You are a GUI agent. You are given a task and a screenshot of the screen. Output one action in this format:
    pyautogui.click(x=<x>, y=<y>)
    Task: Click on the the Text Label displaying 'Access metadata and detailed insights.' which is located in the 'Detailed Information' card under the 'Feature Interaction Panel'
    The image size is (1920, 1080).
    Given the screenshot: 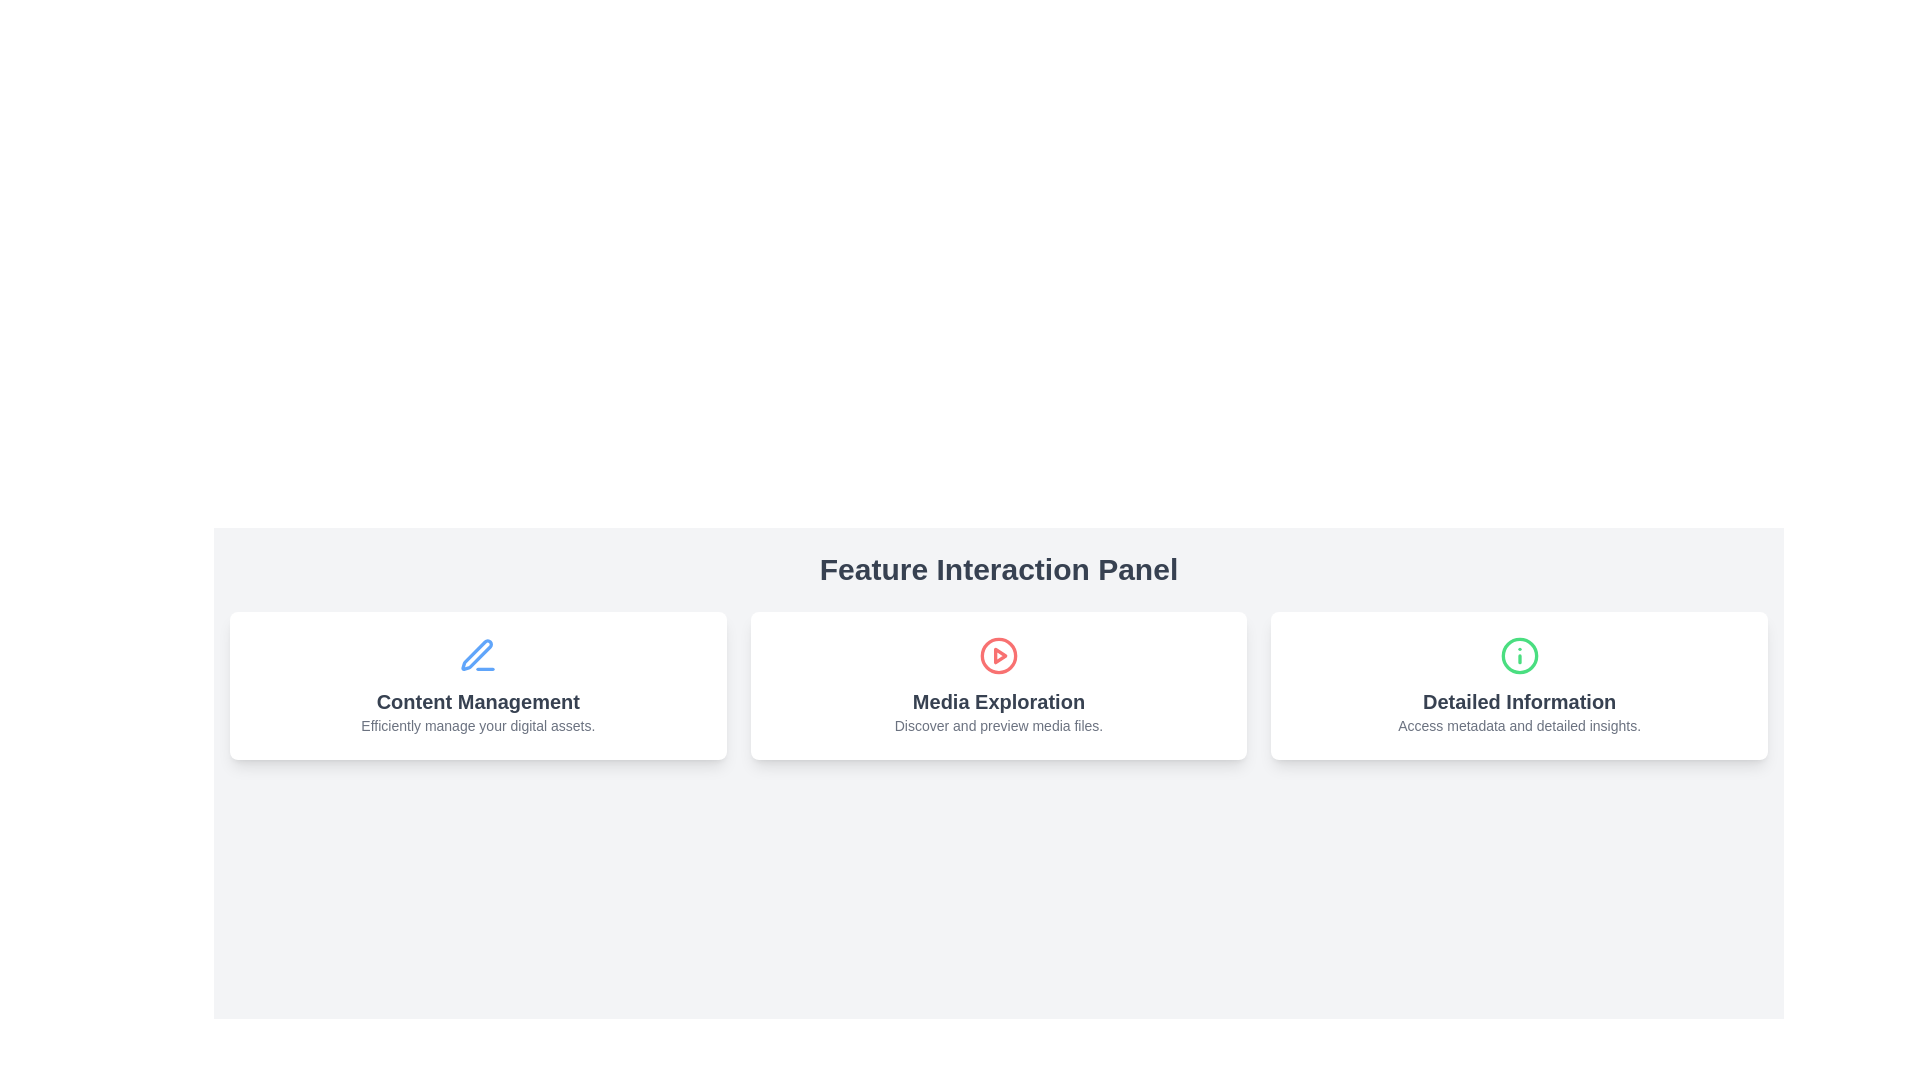 What is the action you would take?
    pyautogui.click(x=1519, y=725)
    